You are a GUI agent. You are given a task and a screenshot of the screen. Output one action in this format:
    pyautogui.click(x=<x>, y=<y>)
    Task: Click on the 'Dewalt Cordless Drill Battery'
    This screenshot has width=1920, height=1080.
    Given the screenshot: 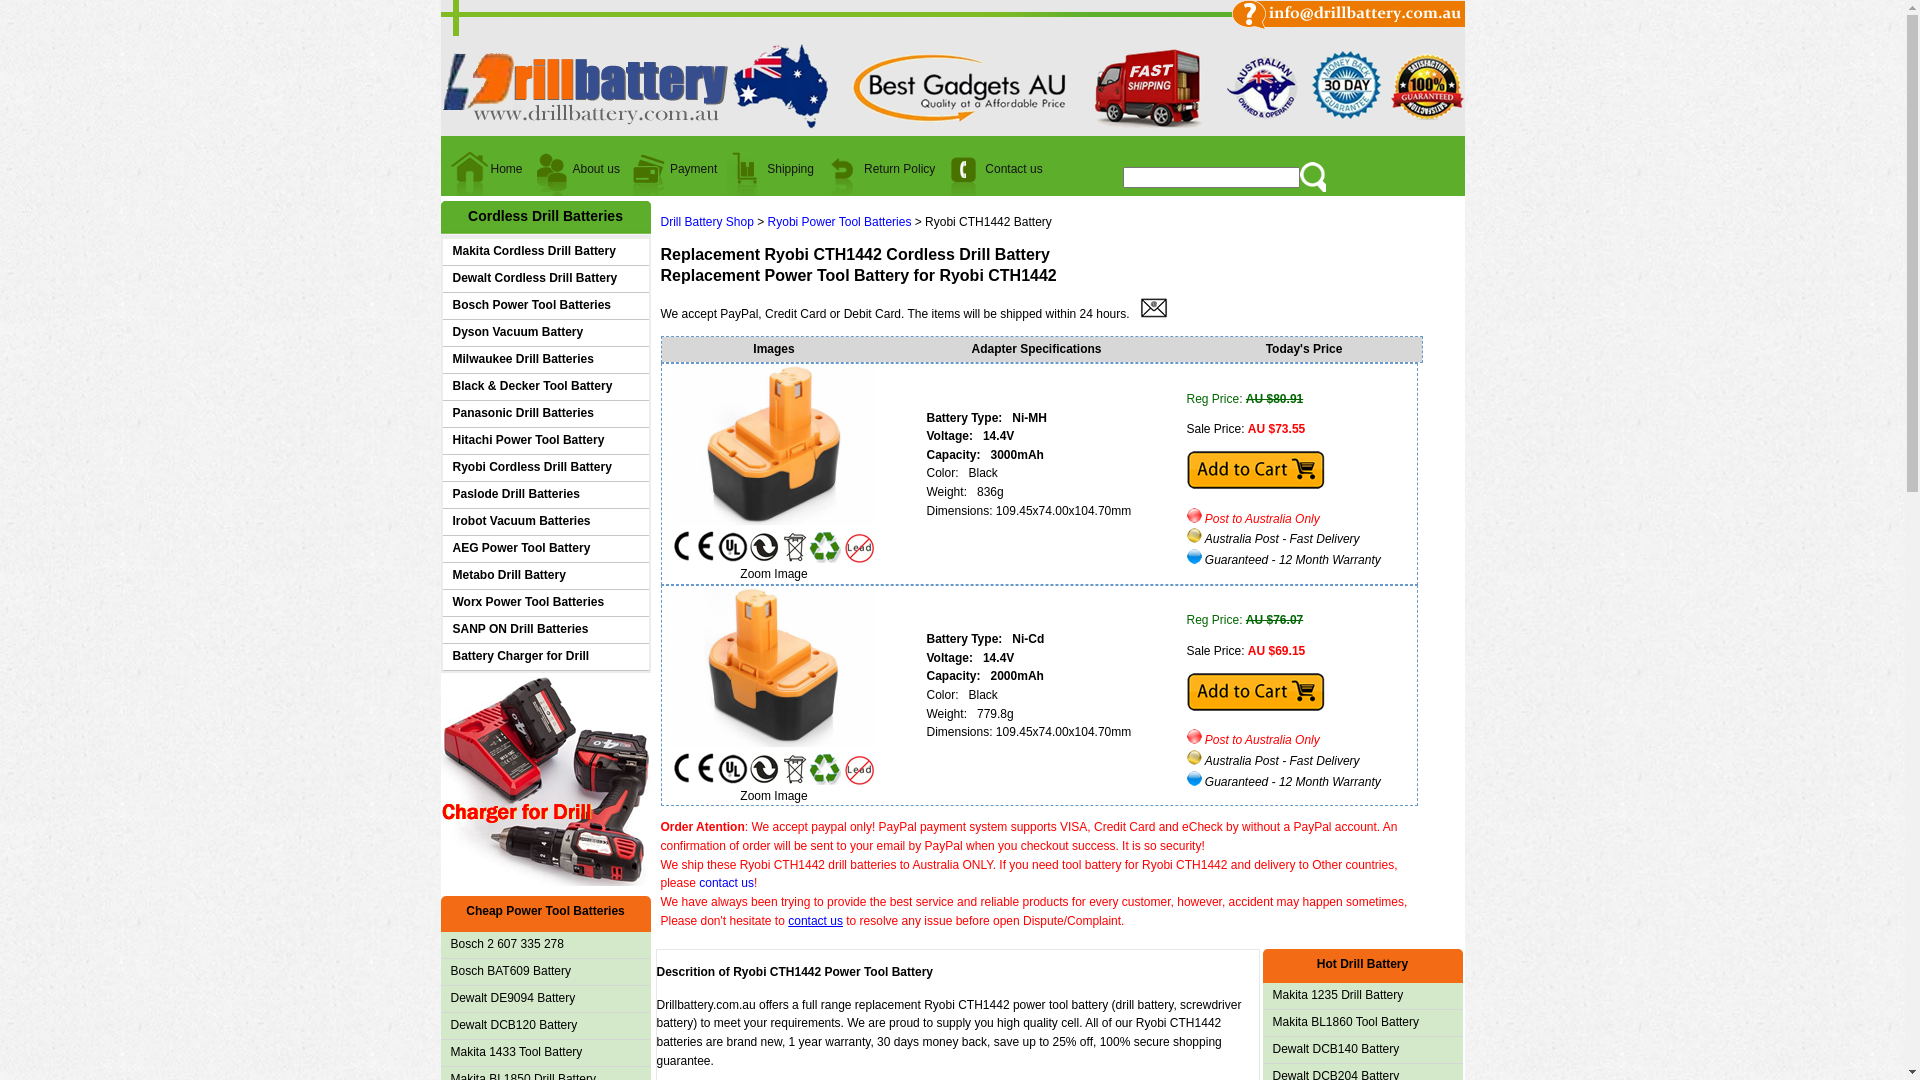 What is the action you would take?
    pyautogui.click(x=545, y=278)
    